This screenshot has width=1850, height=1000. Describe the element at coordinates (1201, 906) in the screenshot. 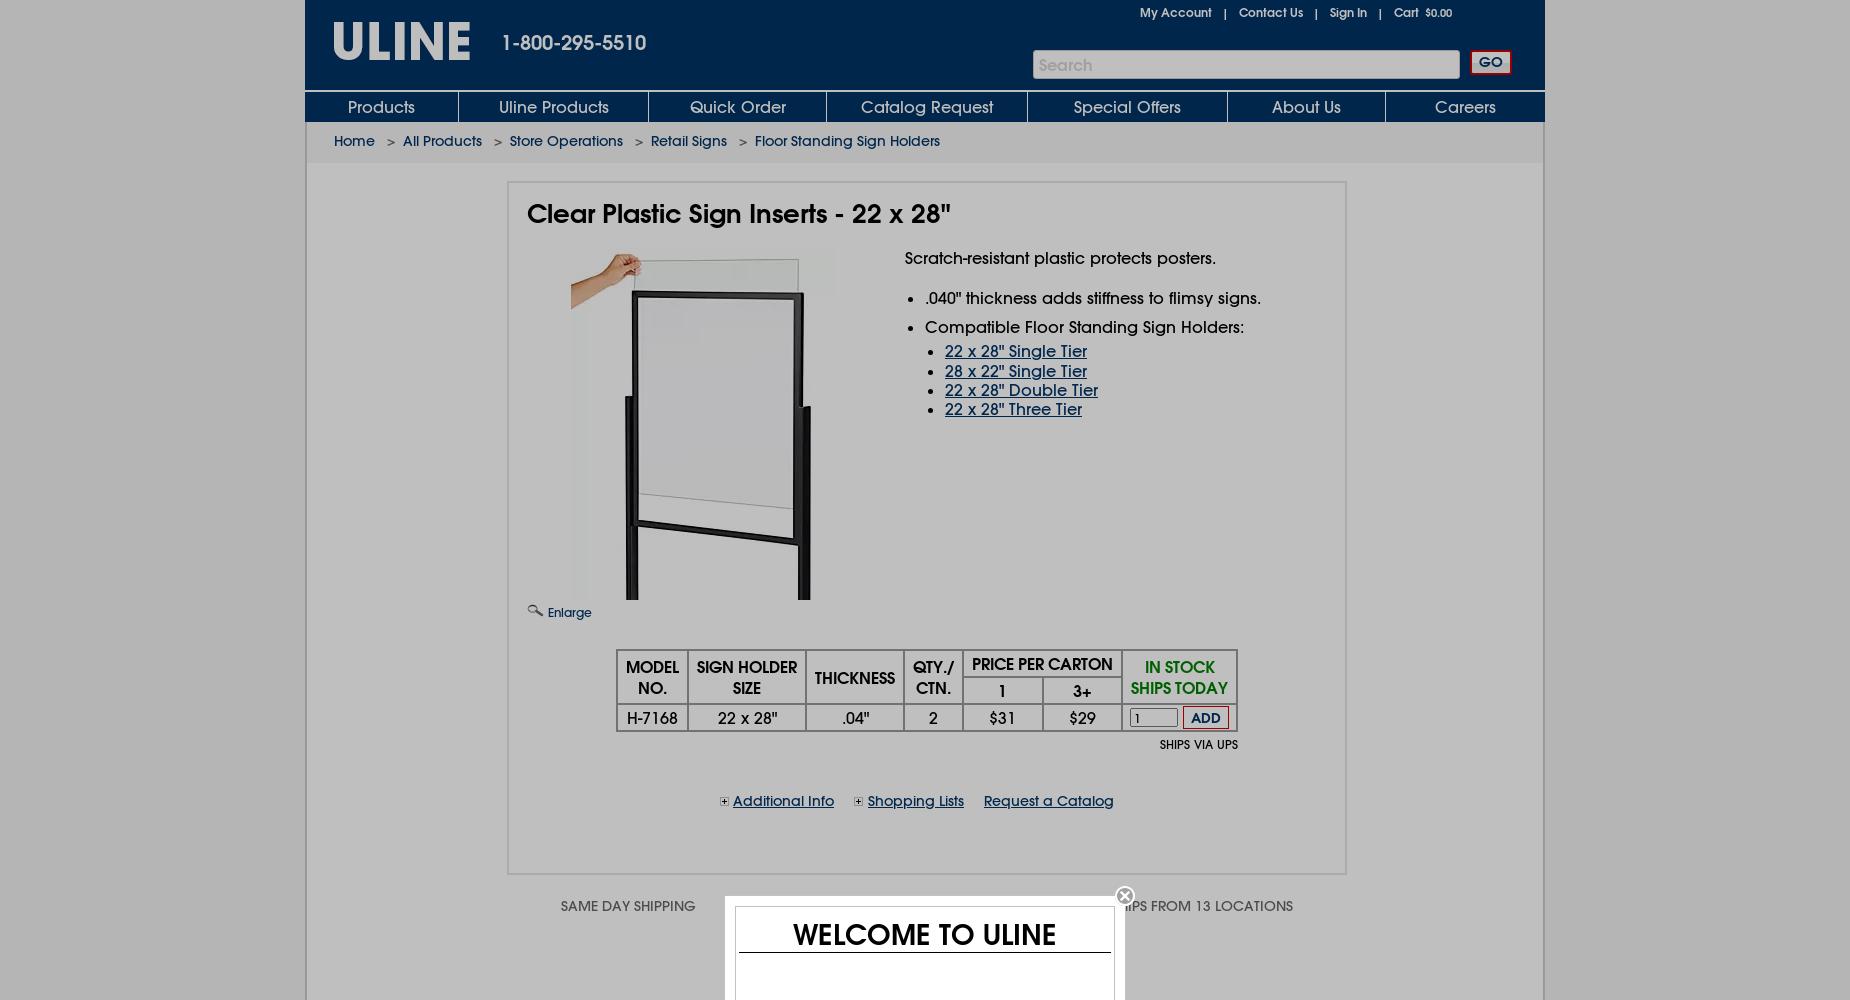

I see `'SHIPS FROM 13 LOCATIONS'` at that location.